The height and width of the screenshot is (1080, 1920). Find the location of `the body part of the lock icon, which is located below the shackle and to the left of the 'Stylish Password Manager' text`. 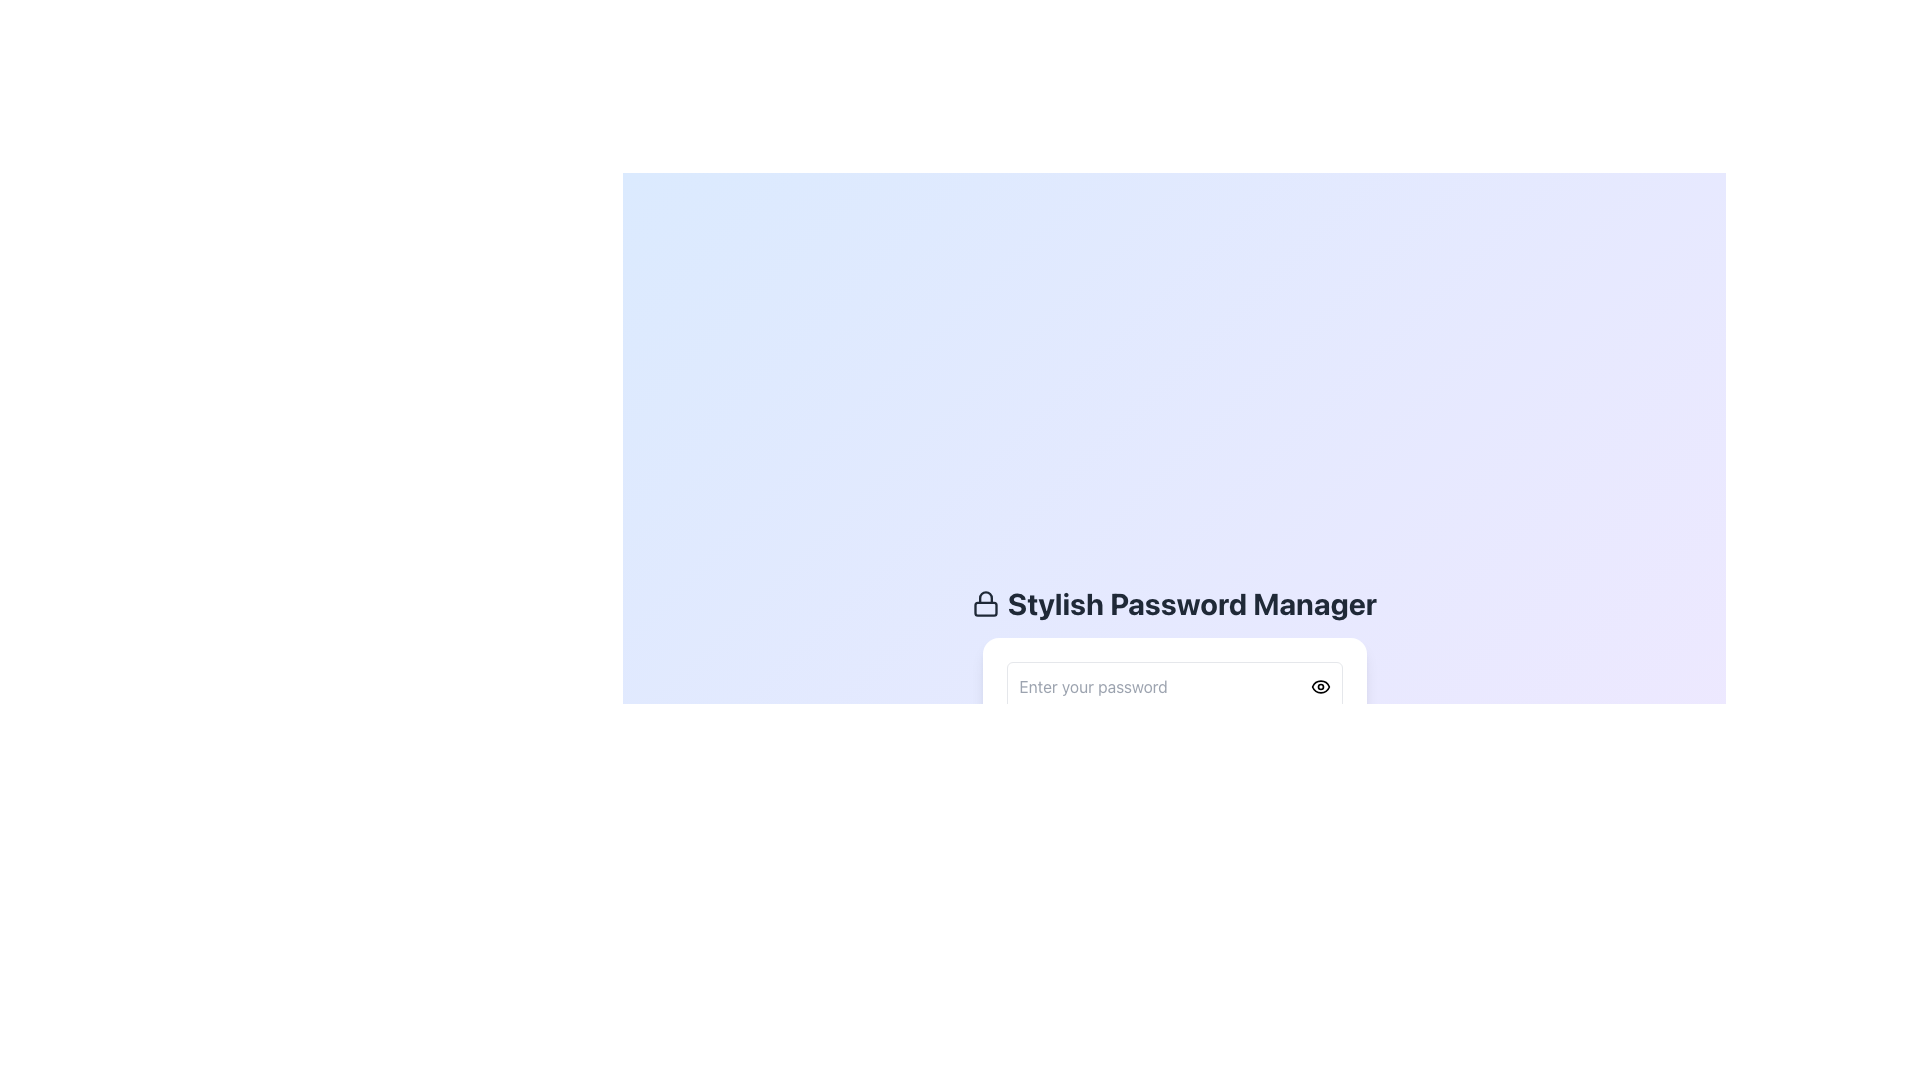

the body part of the lock icon, which is located below the shackle and to the left of the 'Stylish Password Manager' text is located at coordinates (985, 608).